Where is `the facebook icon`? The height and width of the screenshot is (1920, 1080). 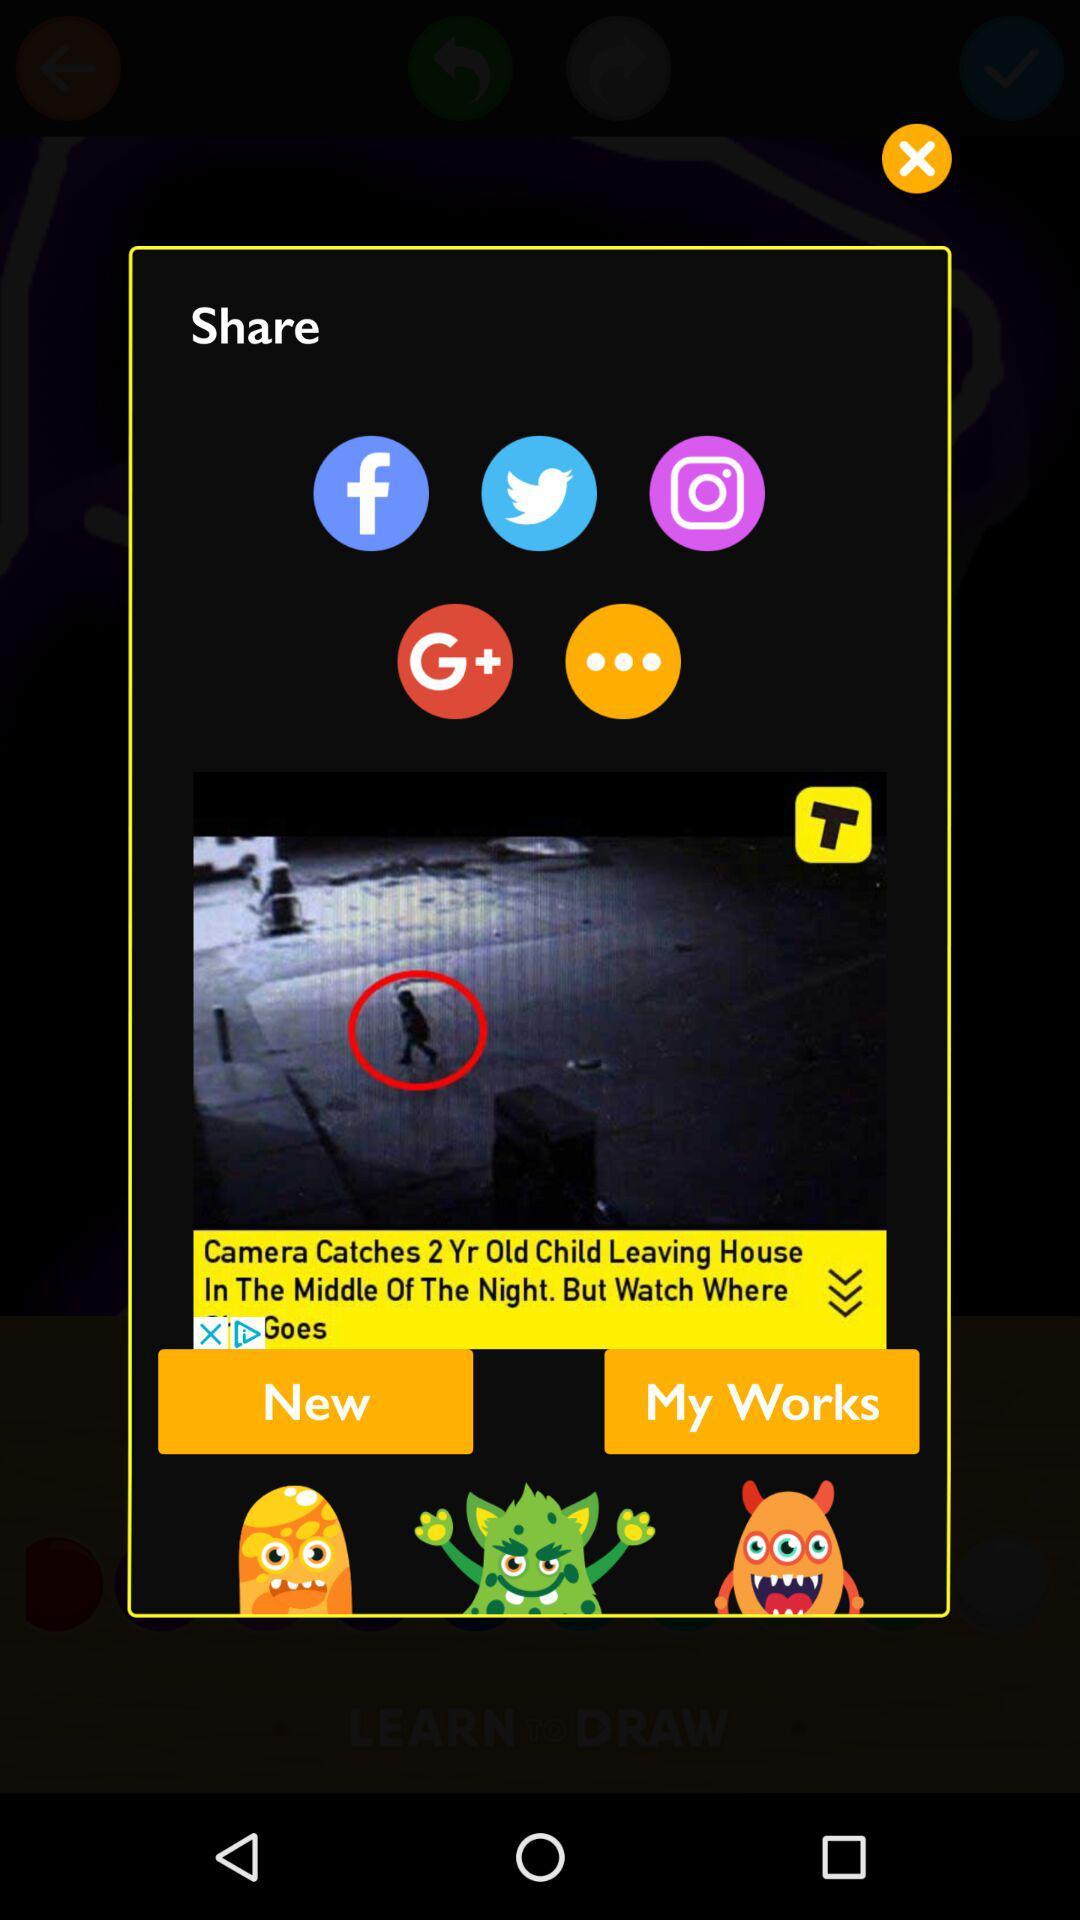 the facebook icon is located at coordinates (371, 493).